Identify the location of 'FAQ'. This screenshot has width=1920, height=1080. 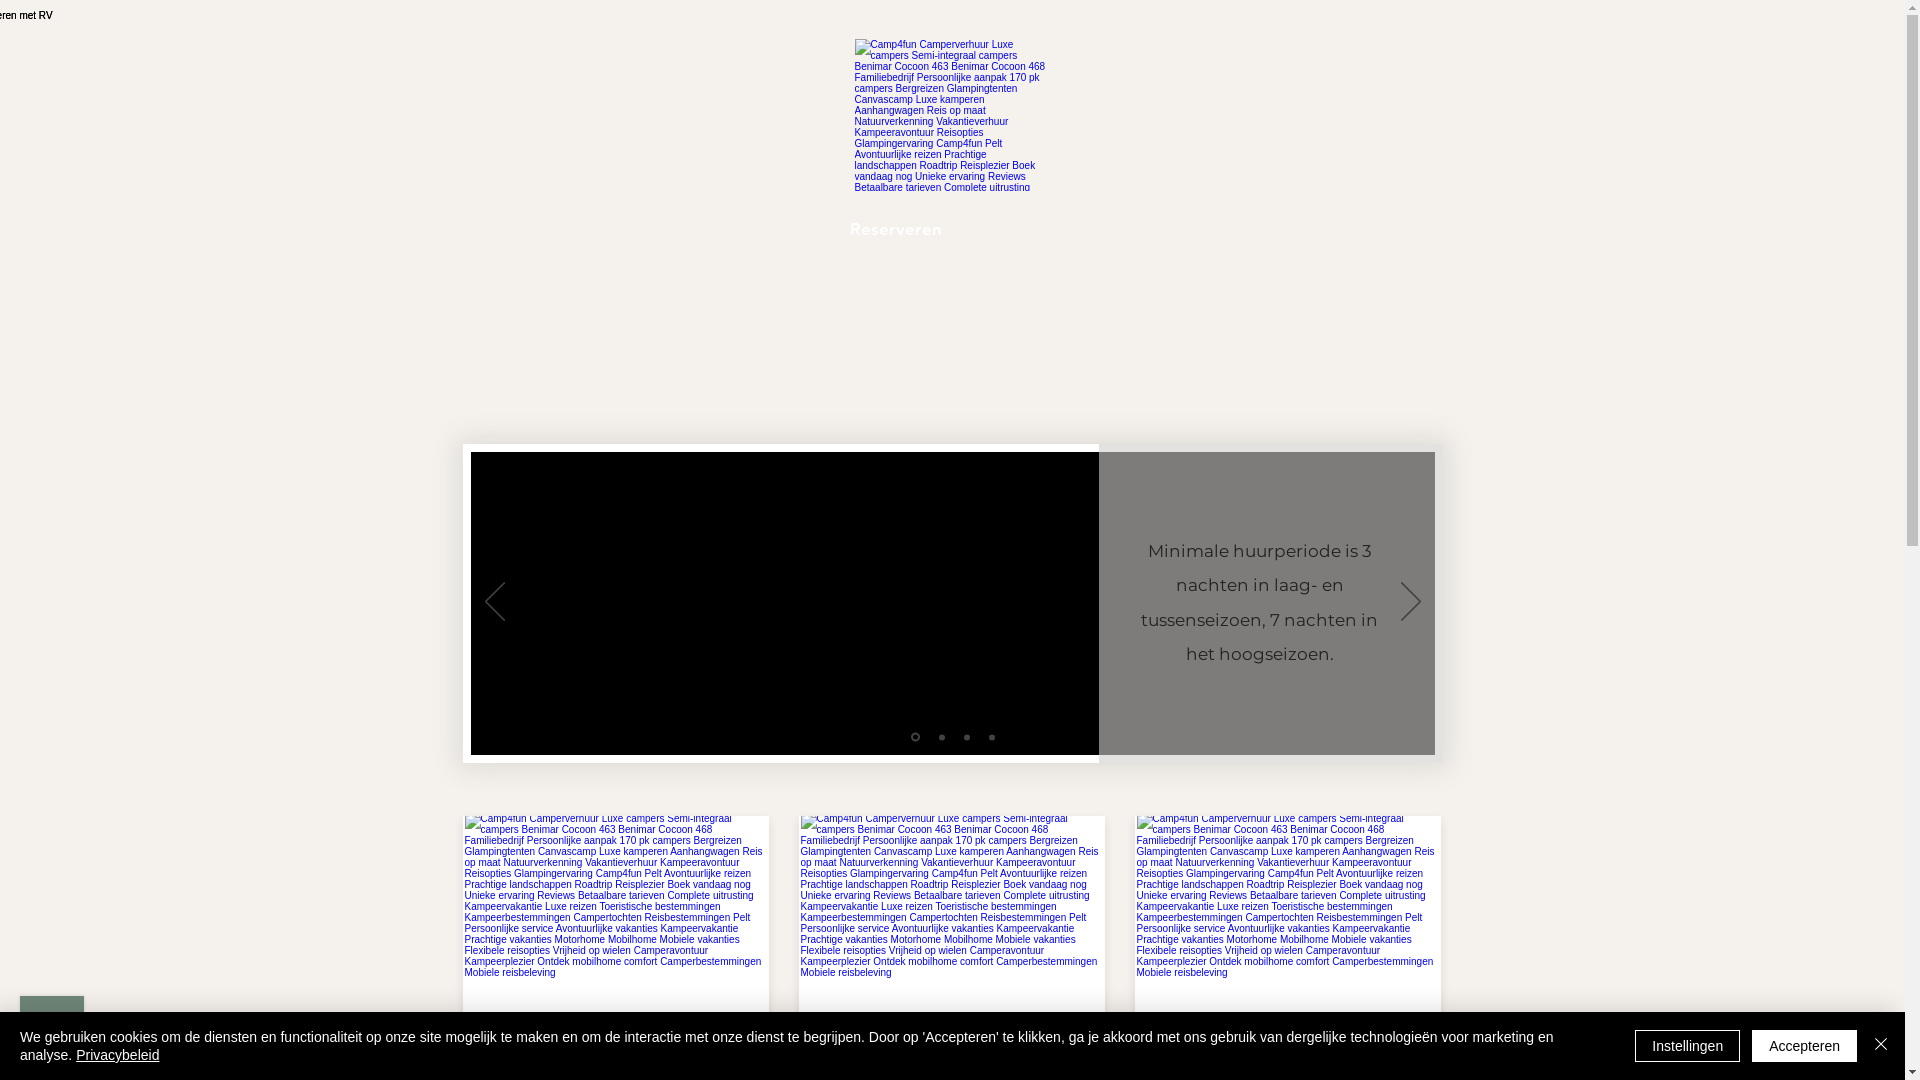
(1086, 227).